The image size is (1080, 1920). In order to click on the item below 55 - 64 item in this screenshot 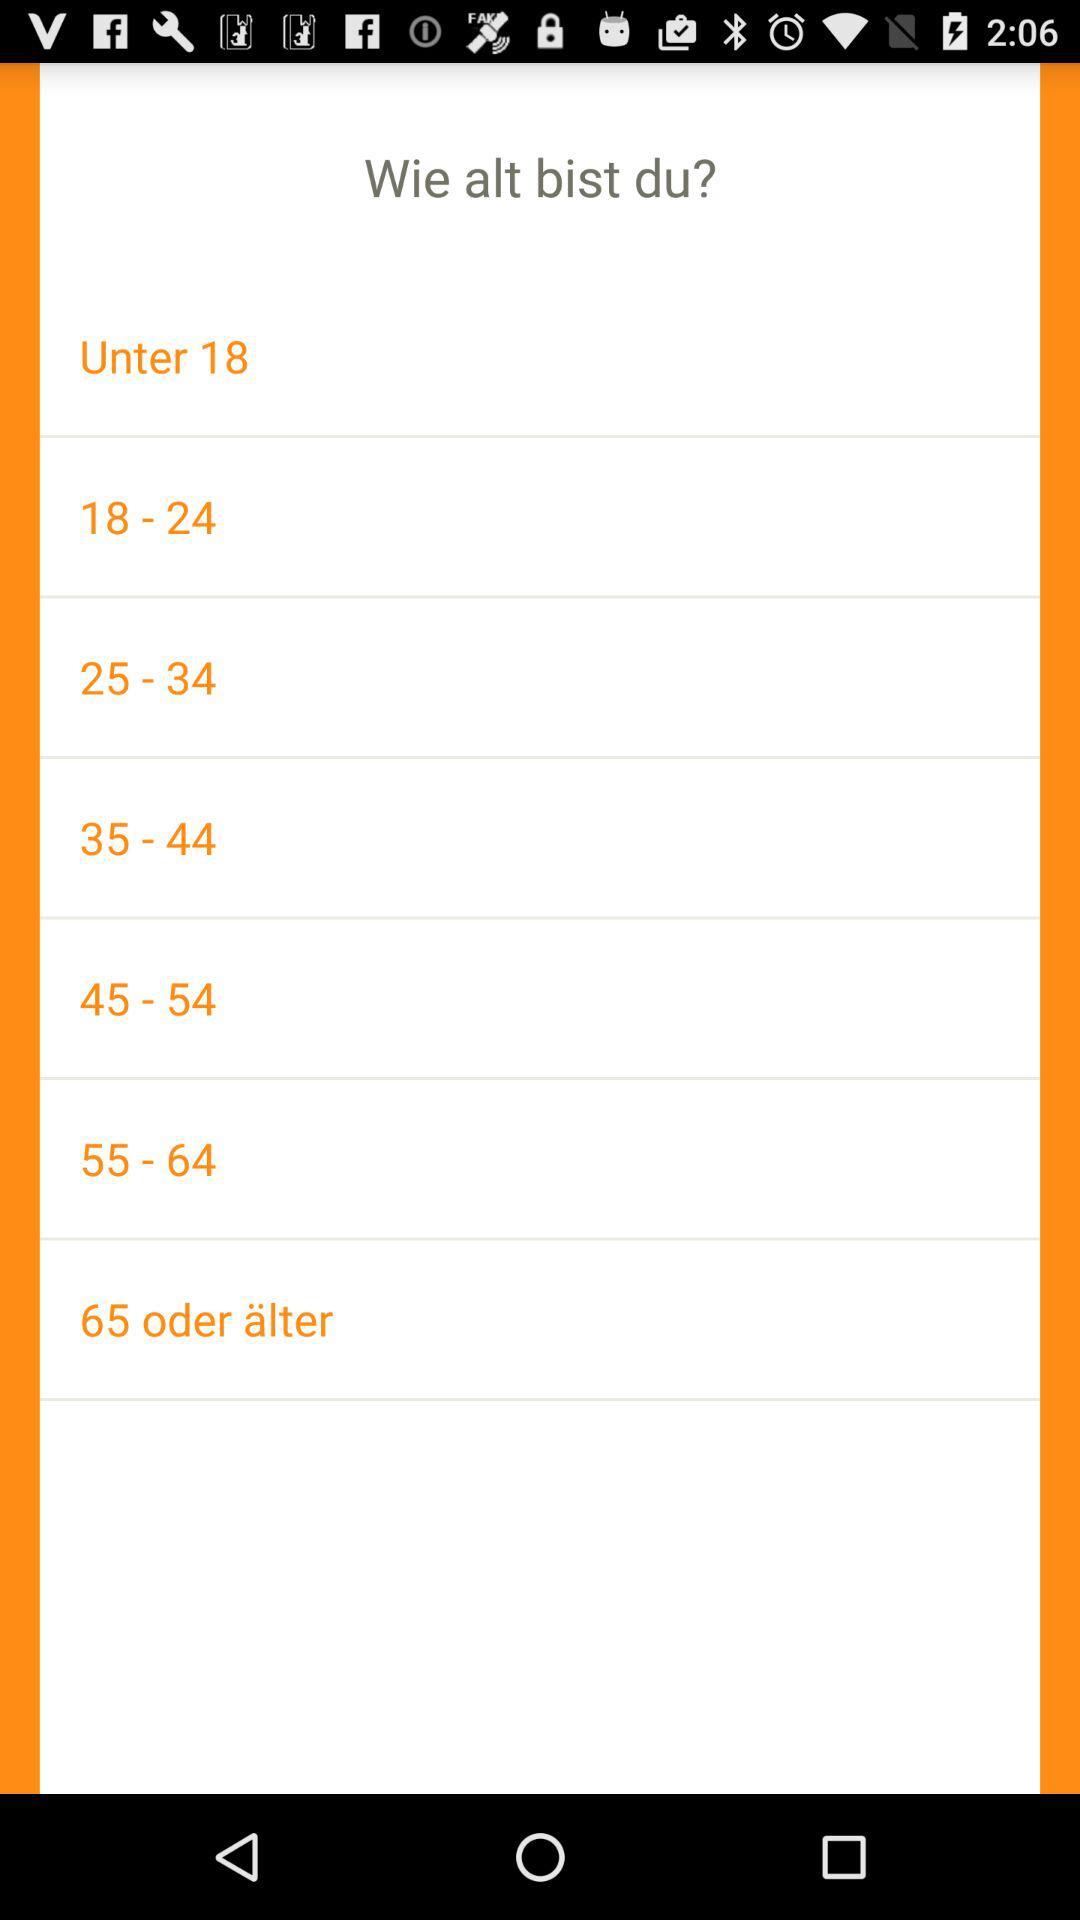, I will do `click(540, 1319)`.